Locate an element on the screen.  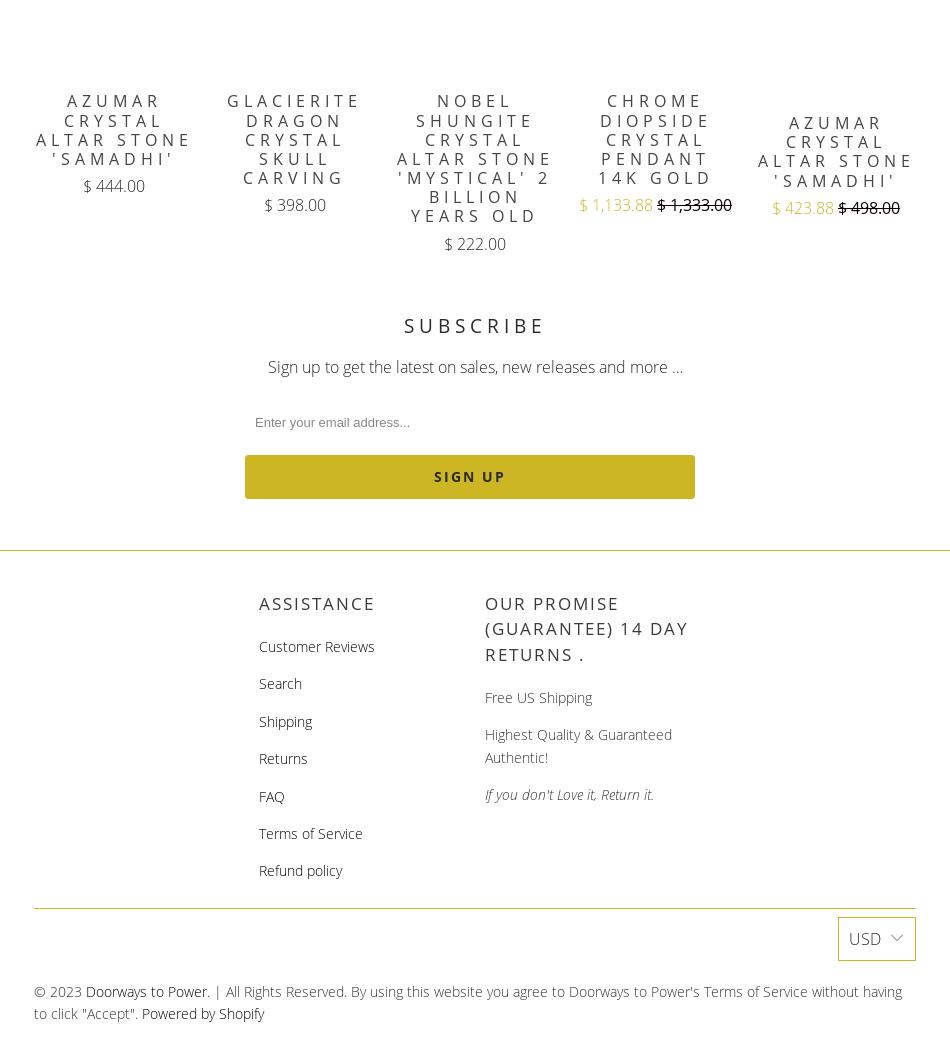
'Returns' is located at coordinates (257, 758).